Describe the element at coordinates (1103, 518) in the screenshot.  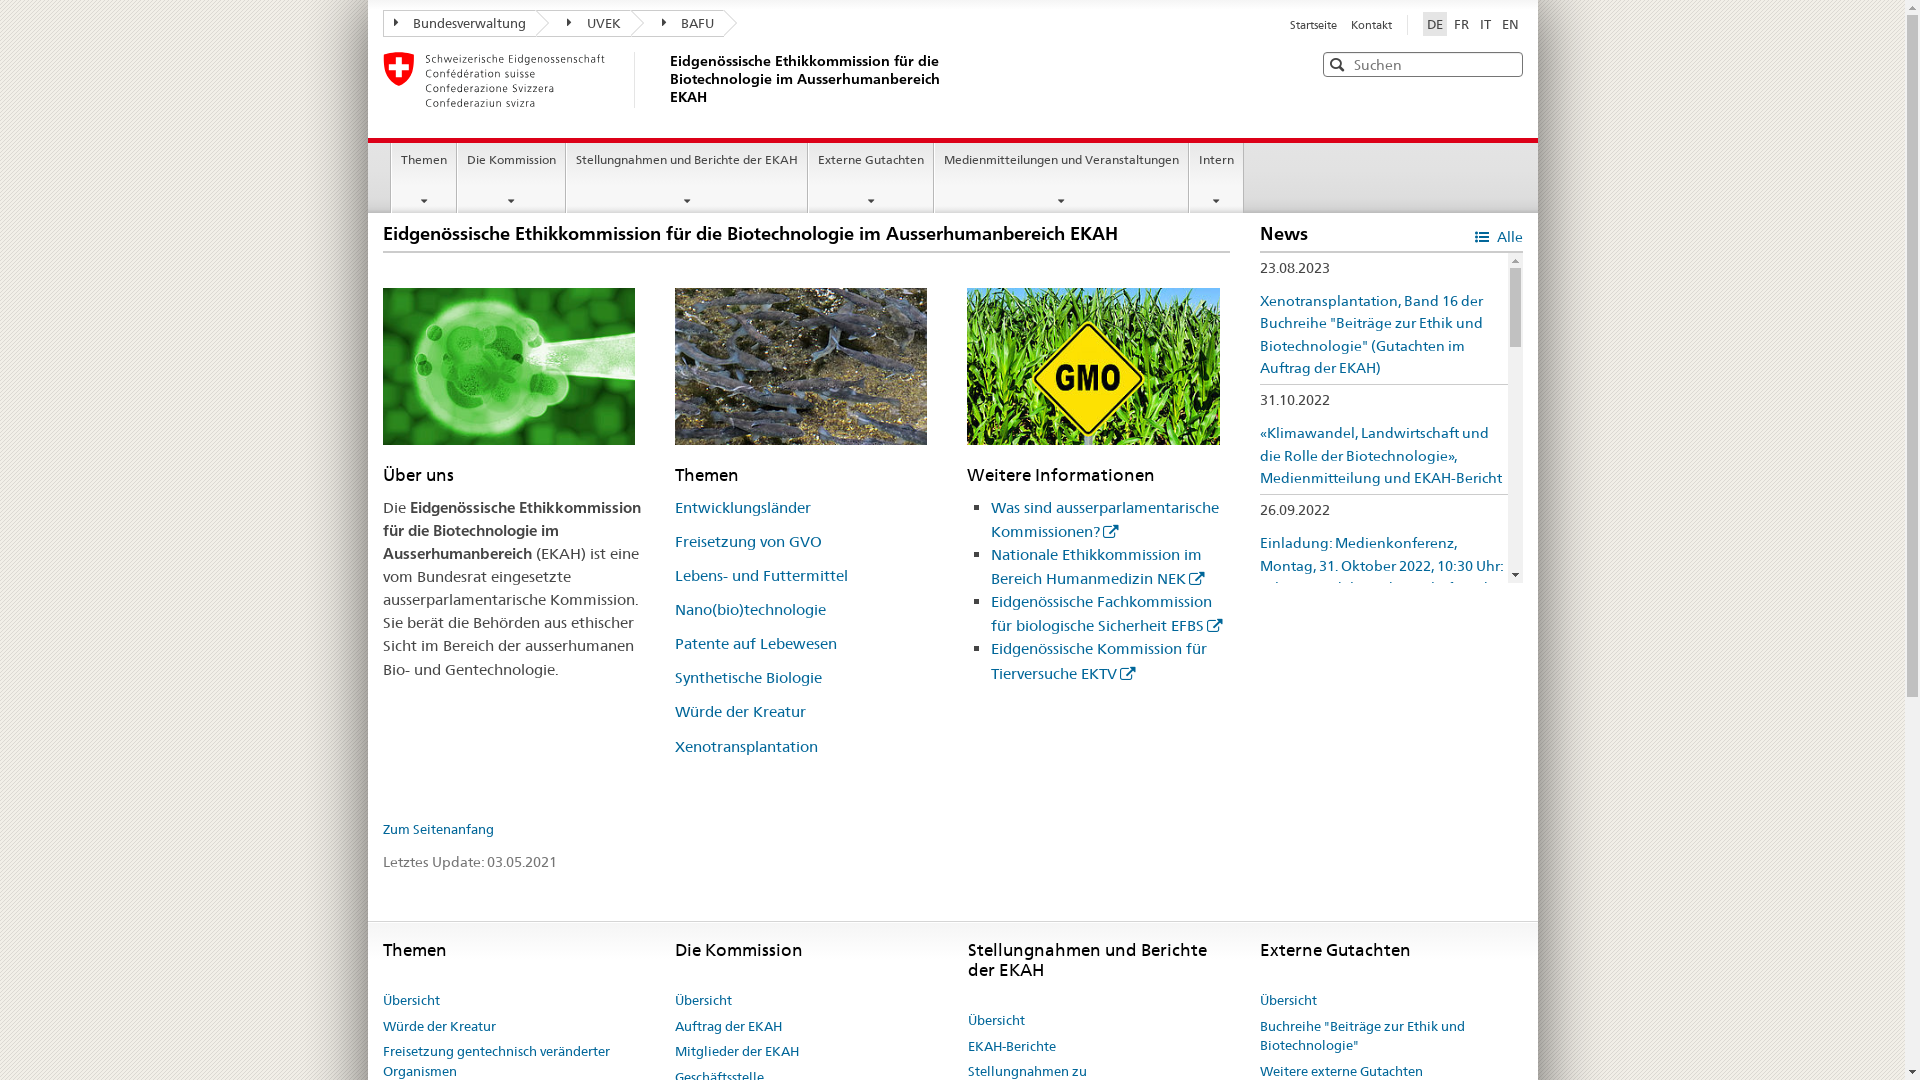
I see `'Was sind ausserparlamentarische Kommissionen?'` at that location.